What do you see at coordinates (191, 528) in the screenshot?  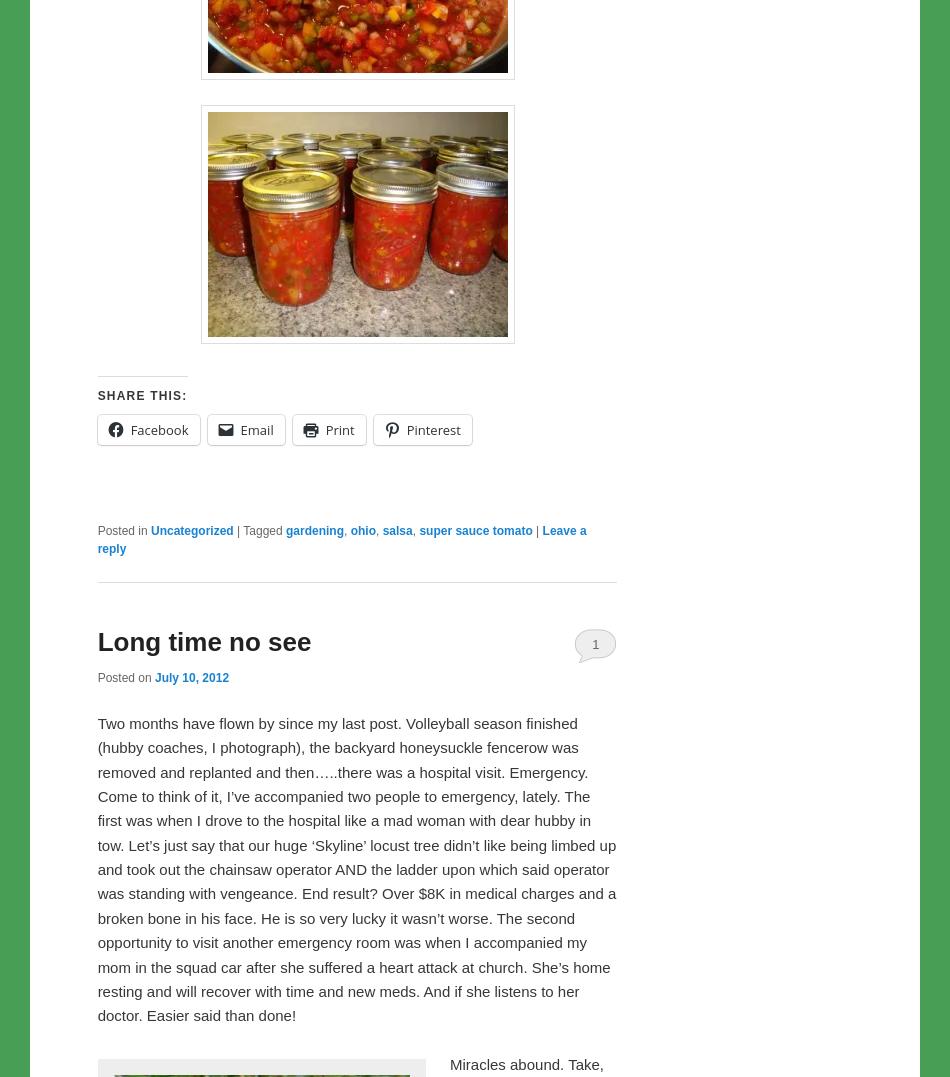 I see `'Uncategorized'` at bounding box center [191, 528].